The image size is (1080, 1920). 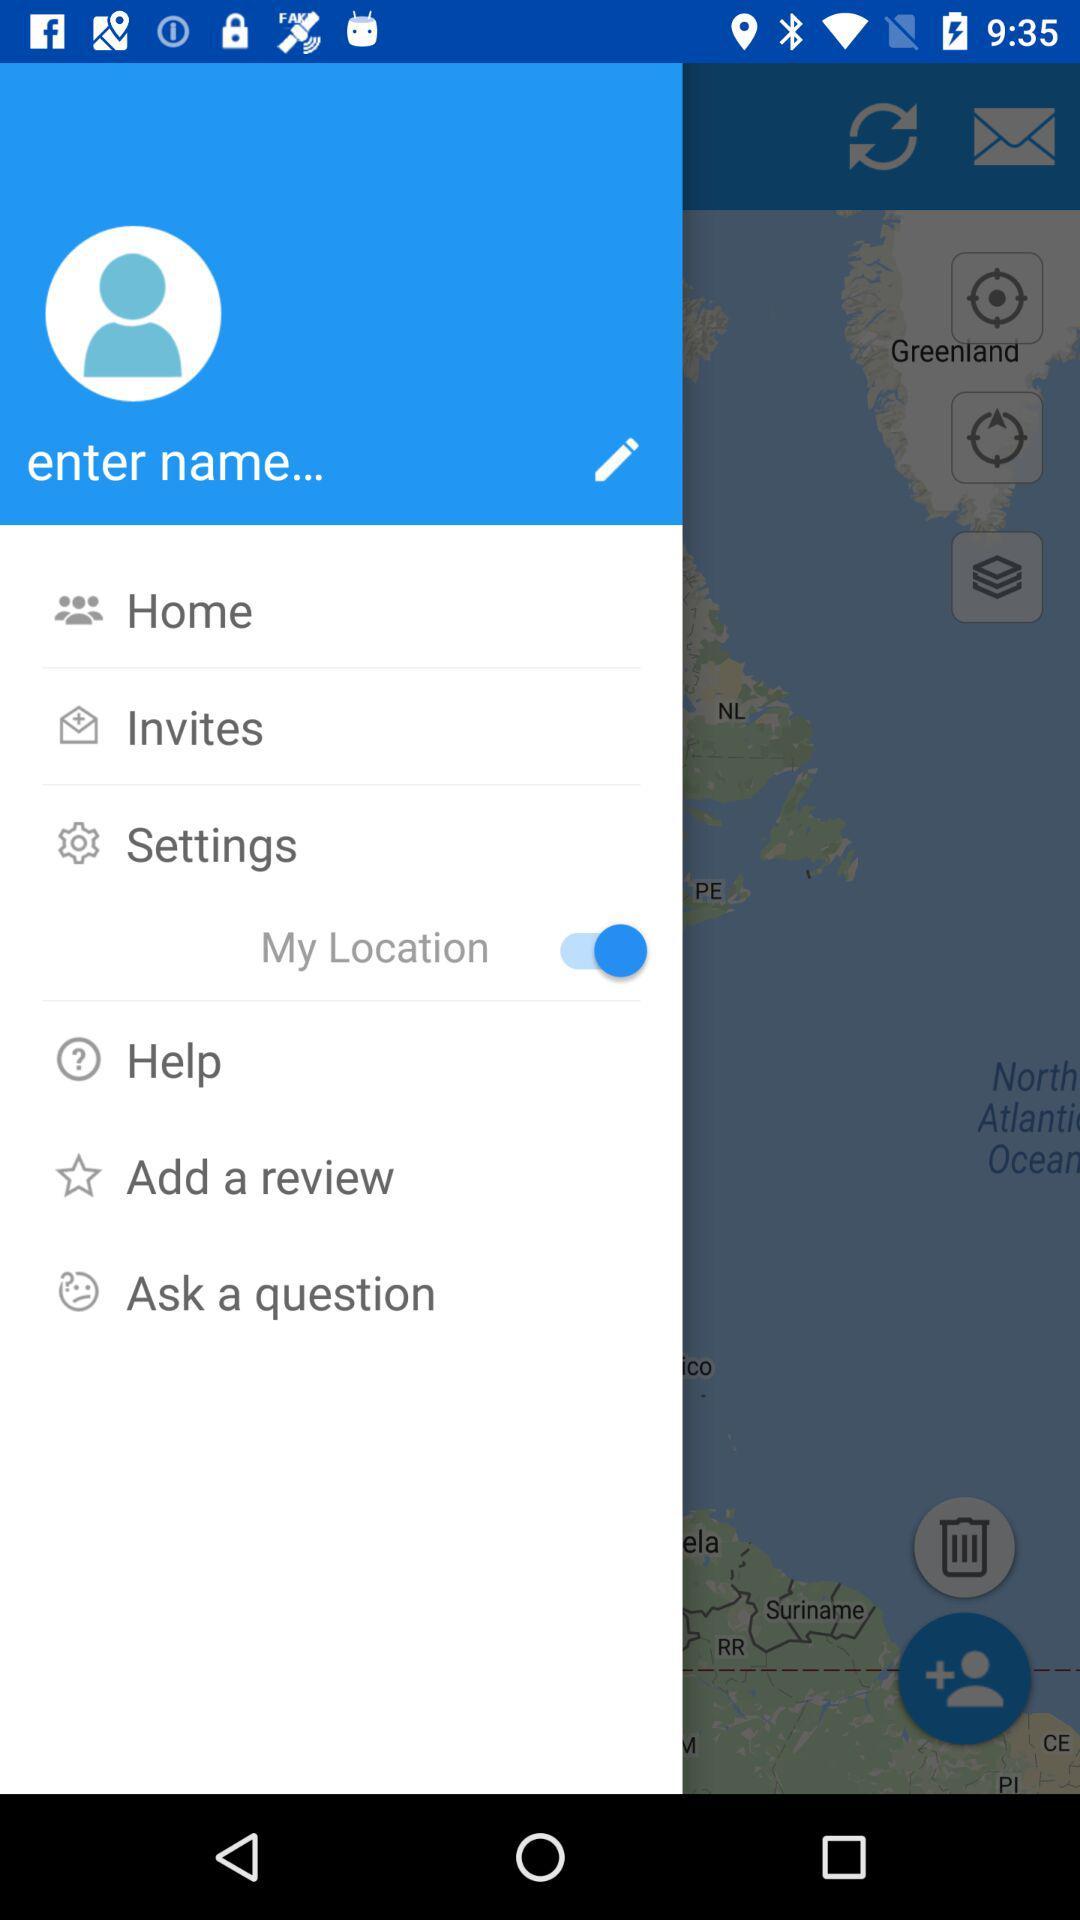 I want to click on the email icon, so click(x=1014, y=135).